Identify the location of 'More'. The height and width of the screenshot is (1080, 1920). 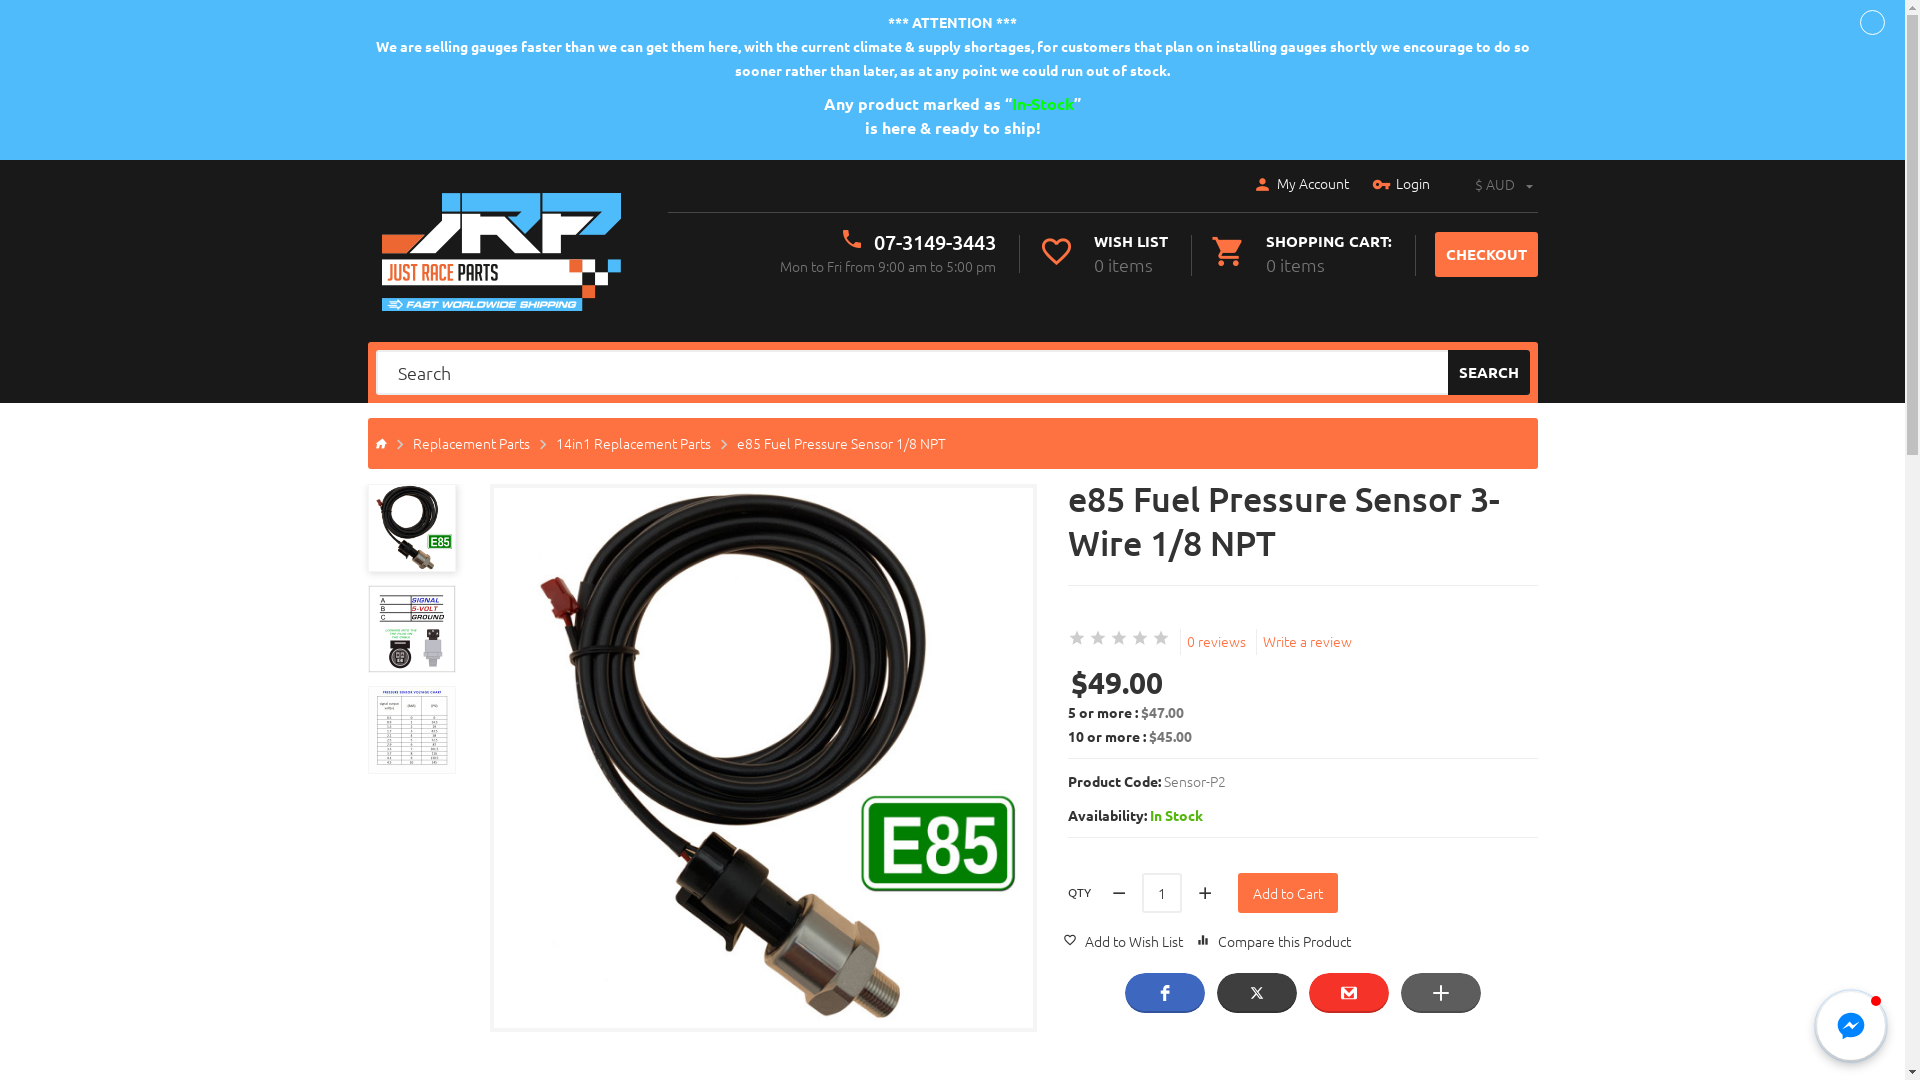
(1440, 992).